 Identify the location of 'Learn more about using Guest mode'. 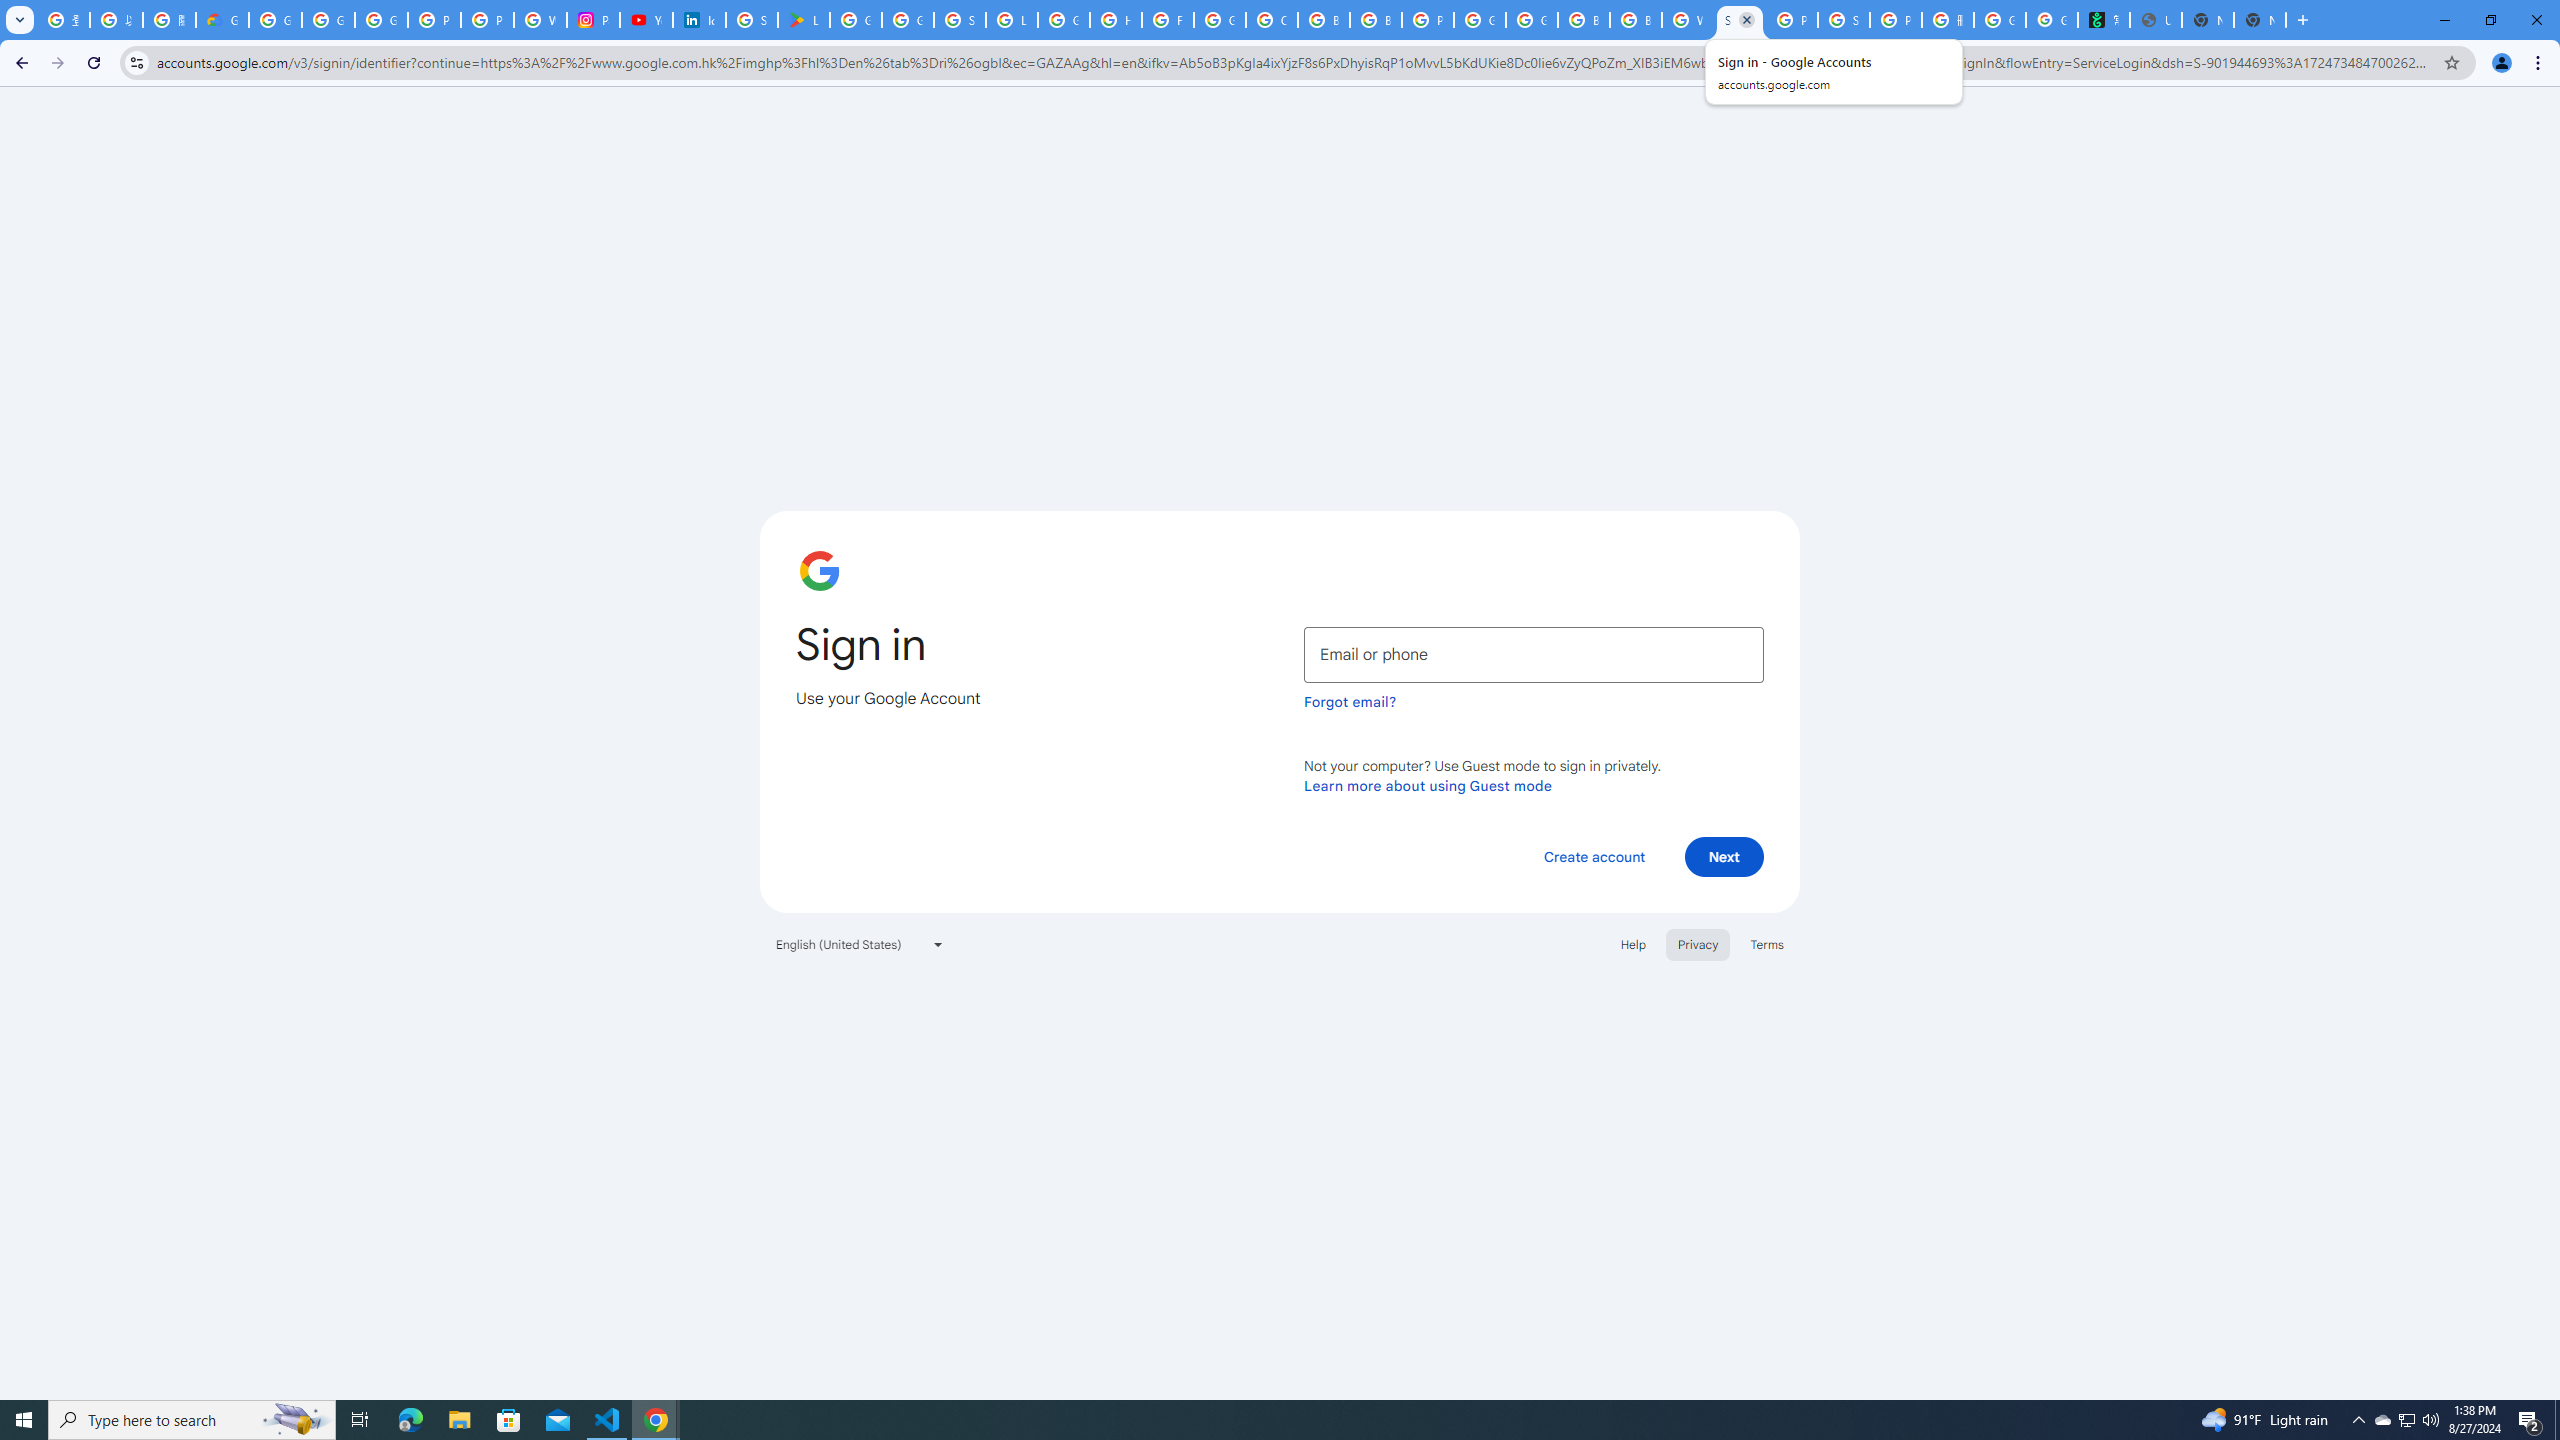
(1427, 785).